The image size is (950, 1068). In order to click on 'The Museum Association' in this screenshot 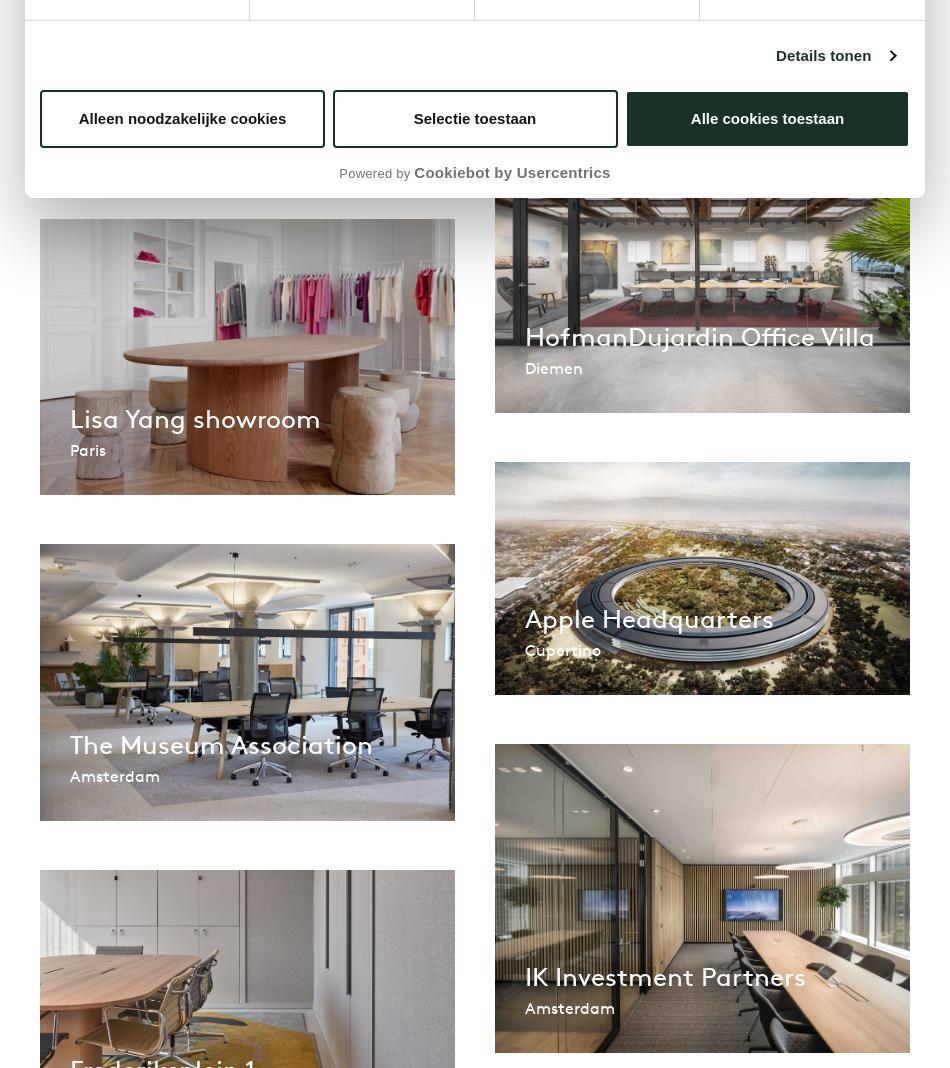, I will do `click(221, 743)`.